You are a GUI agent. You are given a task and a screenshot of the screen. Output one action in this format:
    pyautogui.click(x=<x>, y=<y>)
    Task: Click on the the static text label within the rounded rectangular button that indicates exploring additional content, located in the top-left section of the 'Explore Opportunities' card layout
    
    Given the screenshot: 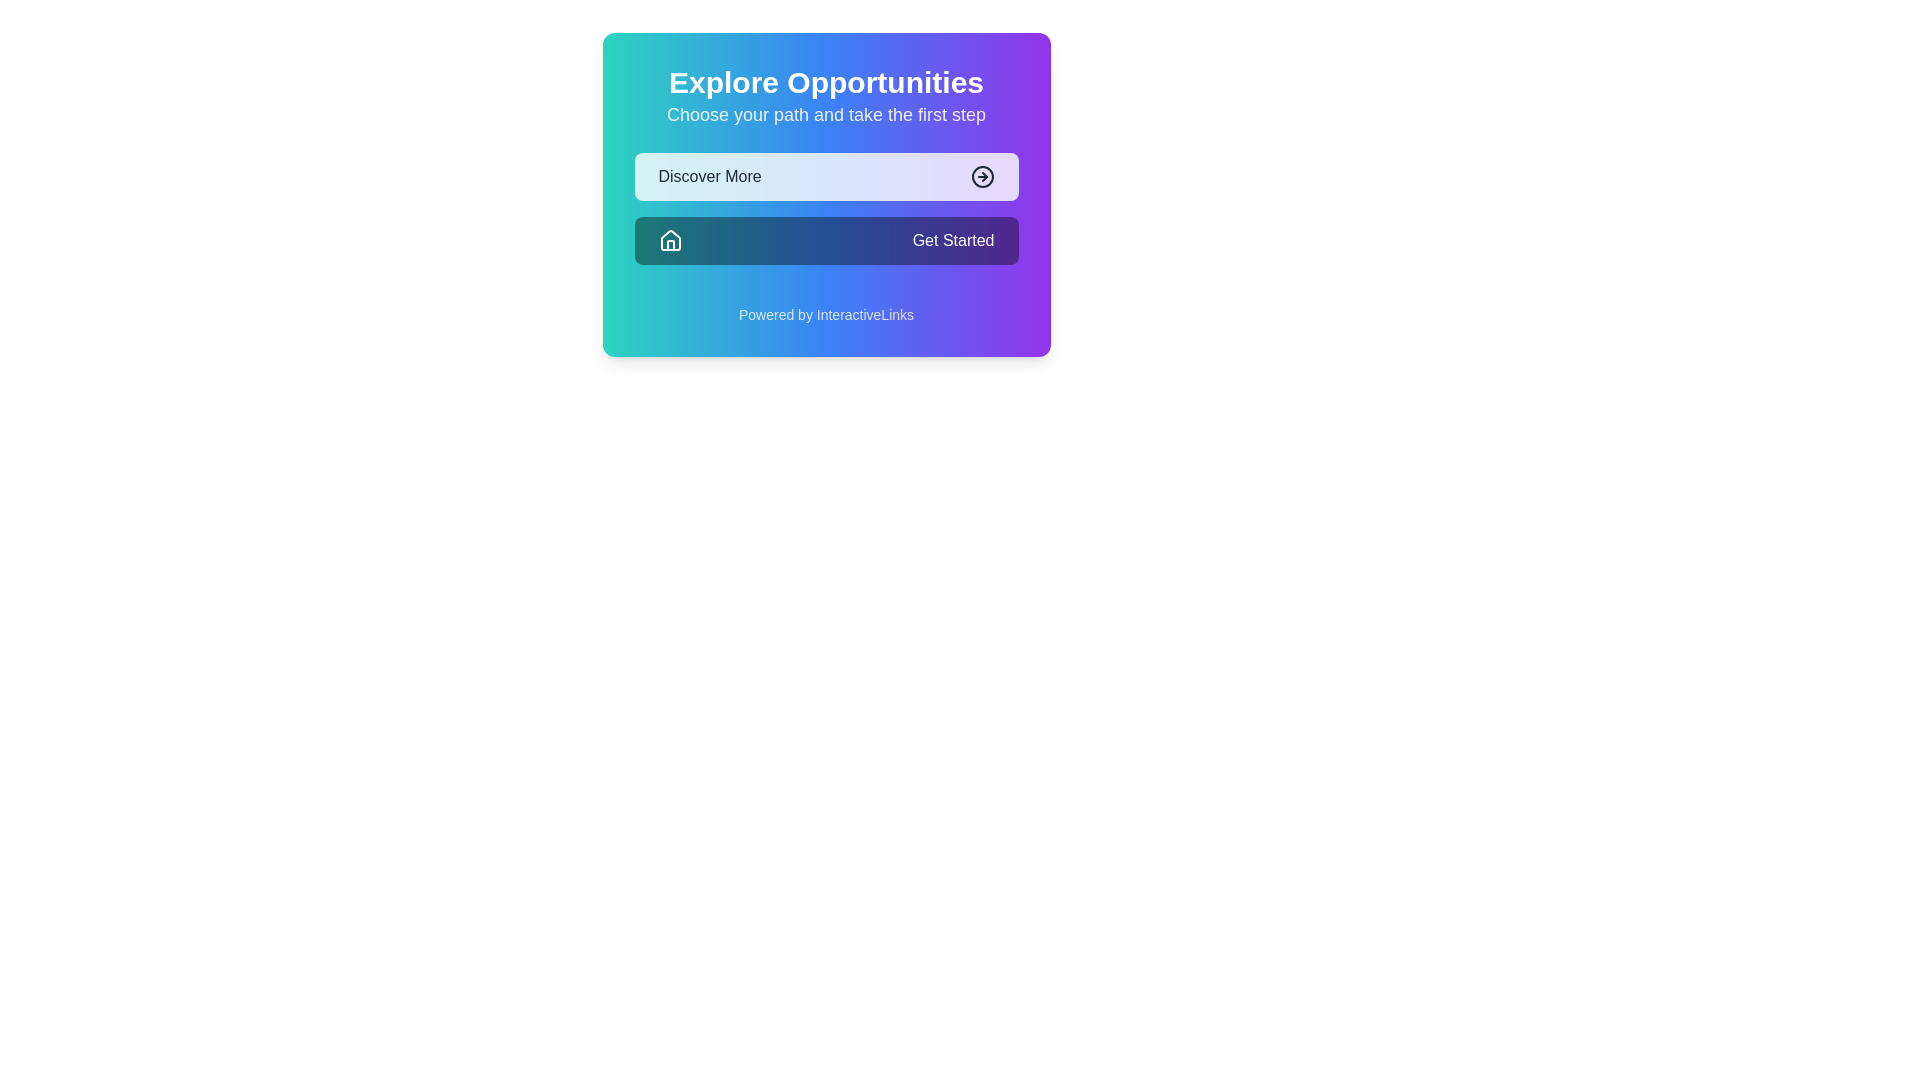 What is the action you would take?
    pyautogui.click(x=710, y=176)
    